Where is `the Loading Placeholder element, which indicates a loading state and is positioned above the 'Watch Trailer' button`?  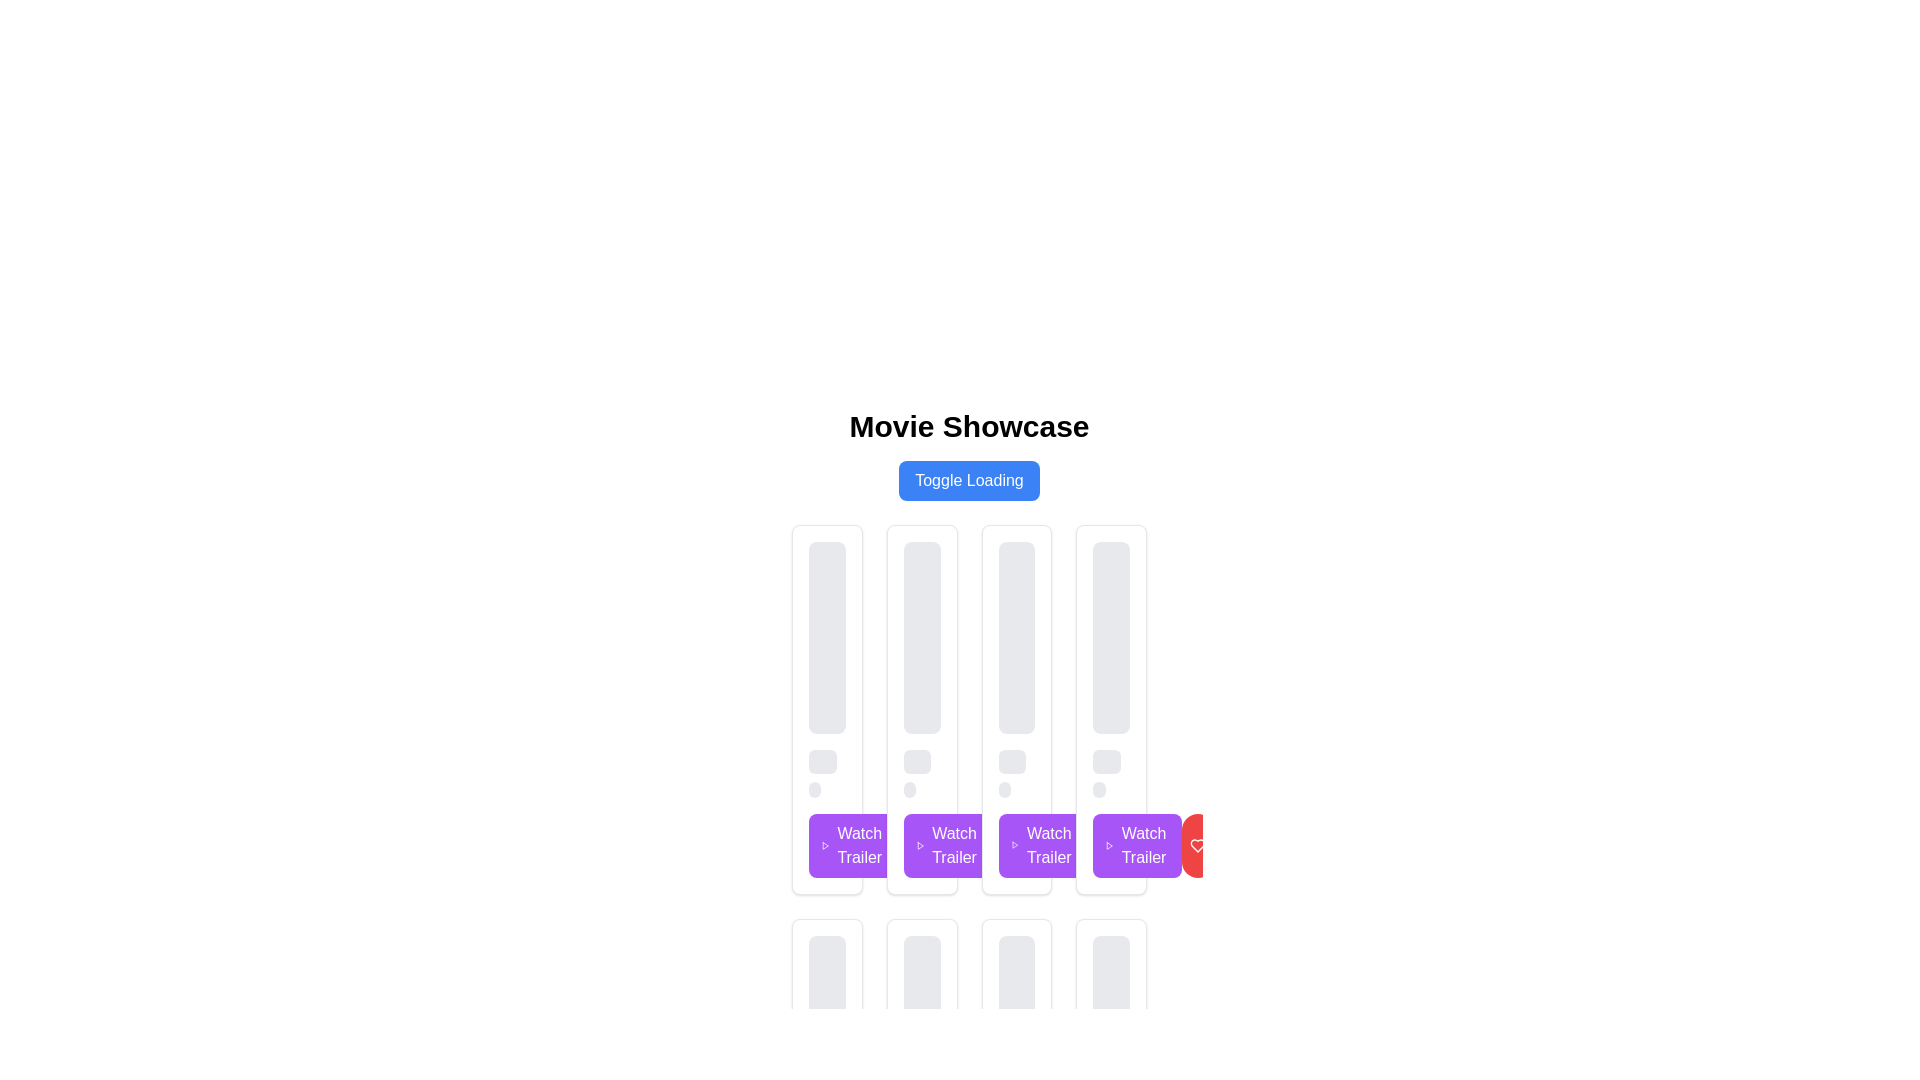 the Loading Placeholder element, which indicates a loading state and is positioned above the 'Watch Trailer' button is located at coordinates (921, 670).